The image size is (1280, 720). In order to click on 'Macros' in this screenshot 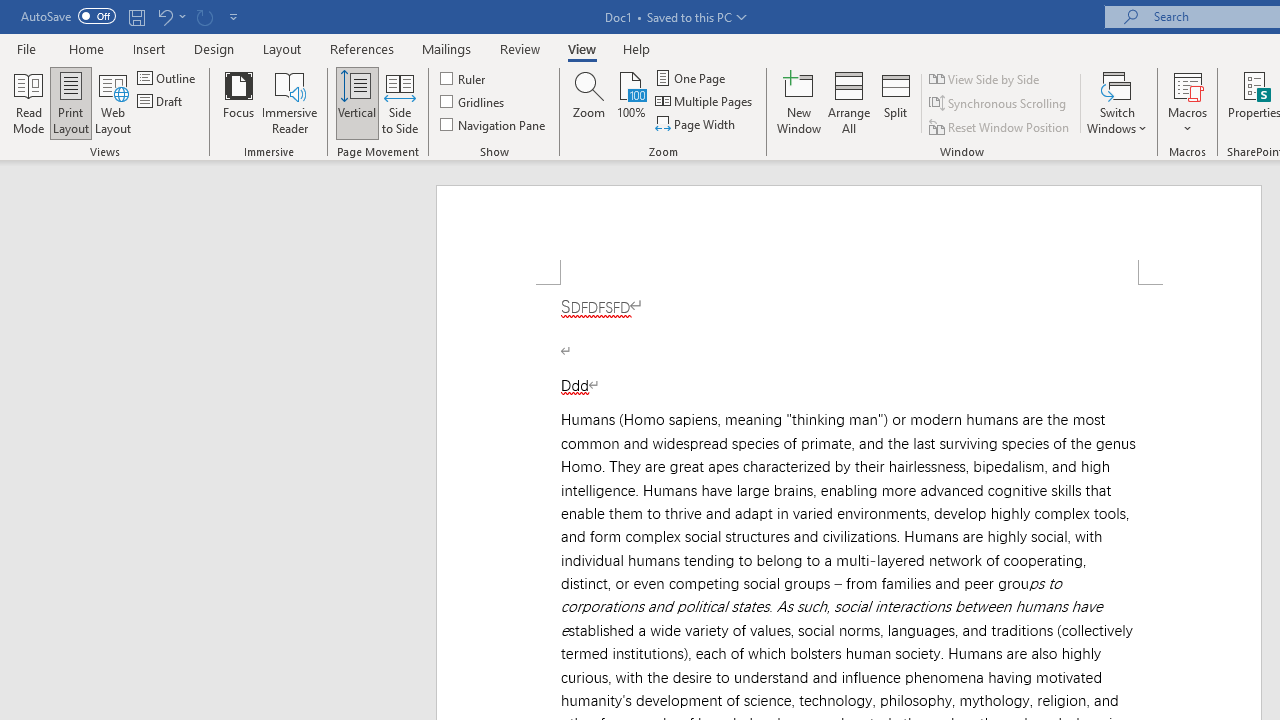, I will do `click(1187, 103)`.